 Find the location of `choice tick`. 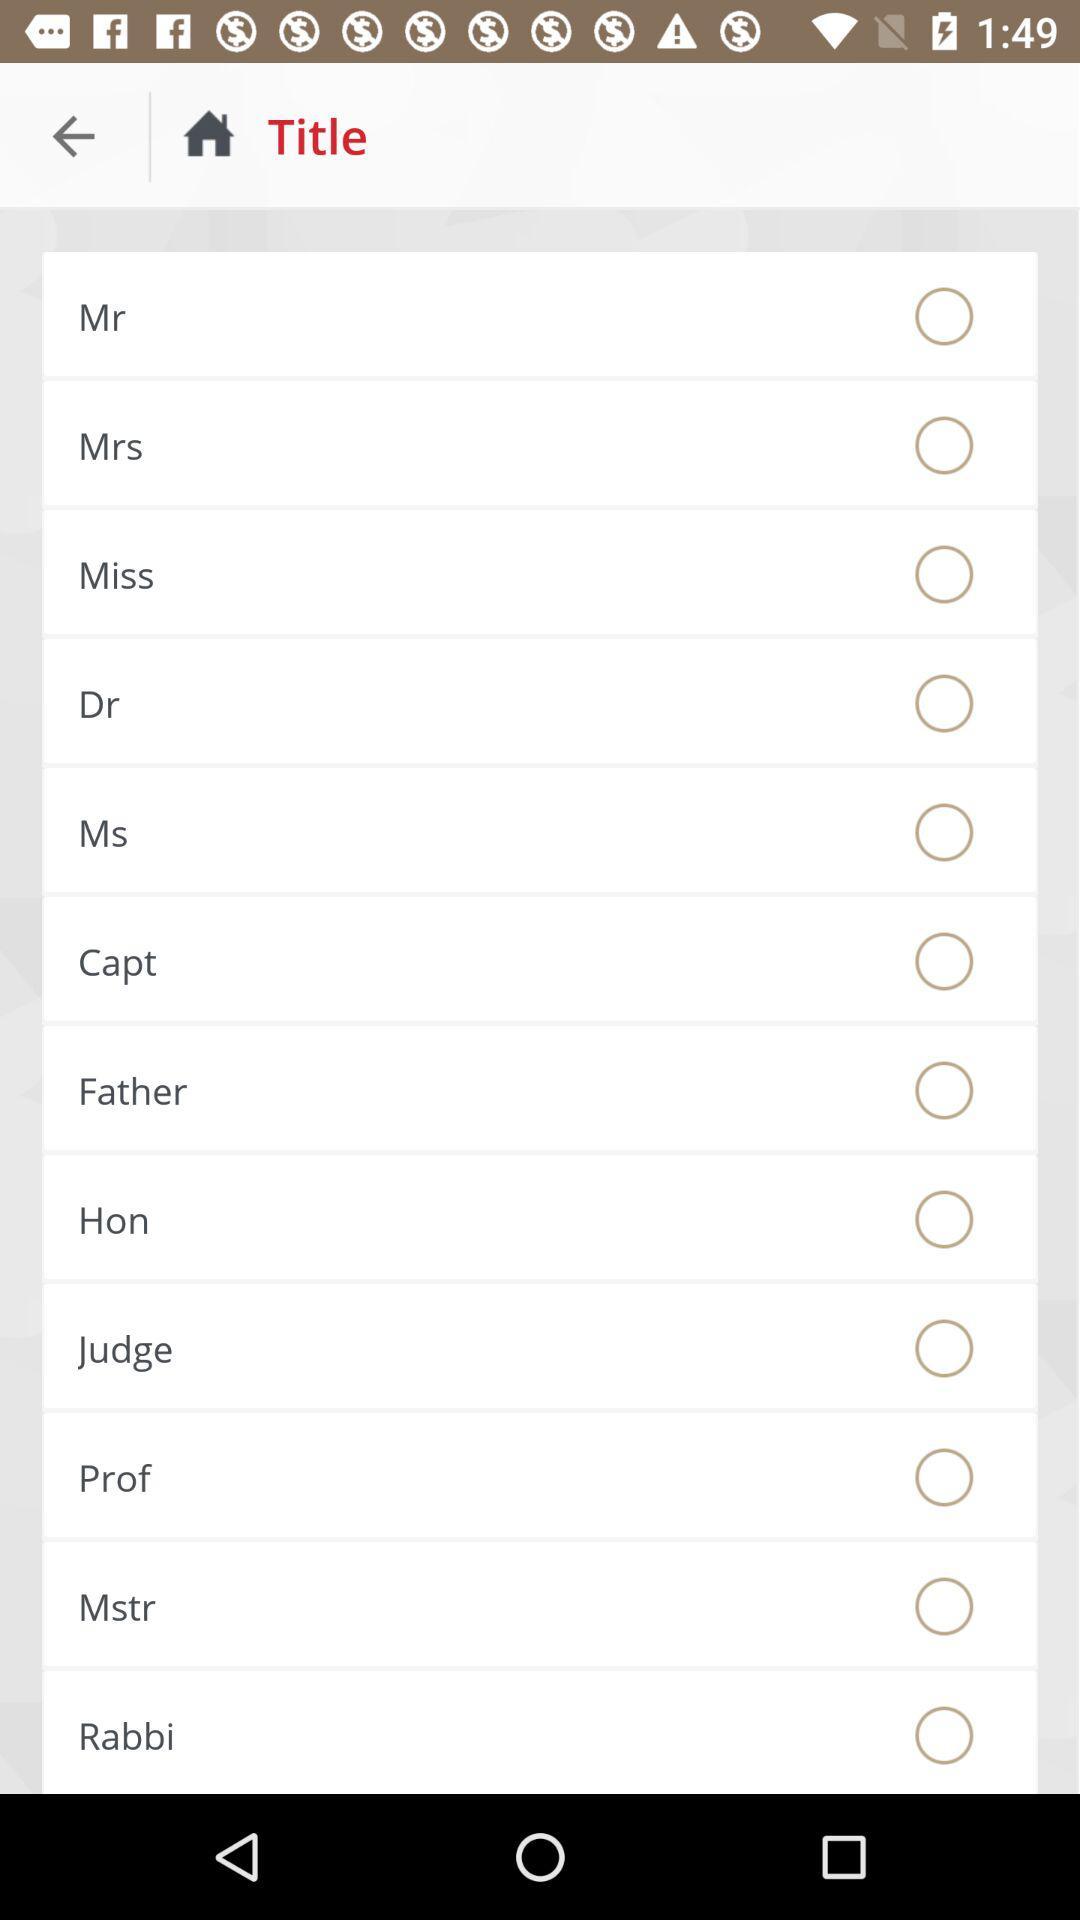

choice tick is located at coordinates (944, 961).